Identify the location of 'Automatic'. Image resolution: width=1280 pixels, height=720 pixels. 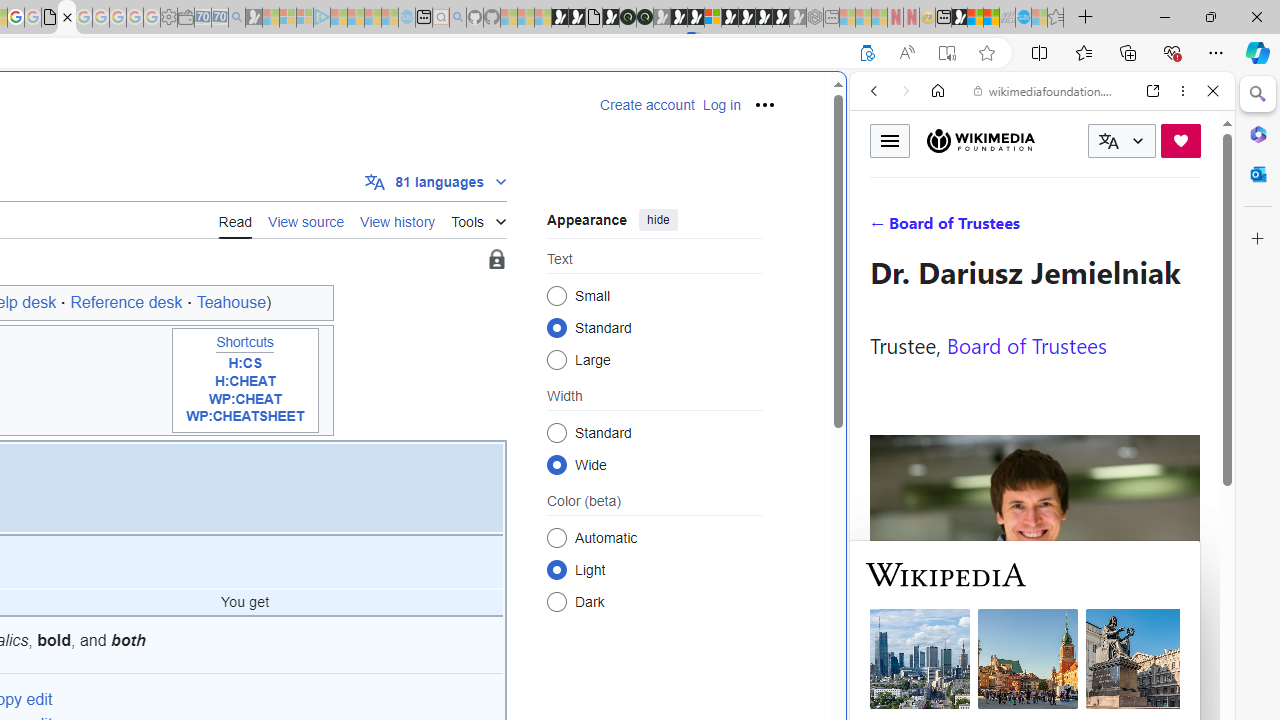
(556, 536).